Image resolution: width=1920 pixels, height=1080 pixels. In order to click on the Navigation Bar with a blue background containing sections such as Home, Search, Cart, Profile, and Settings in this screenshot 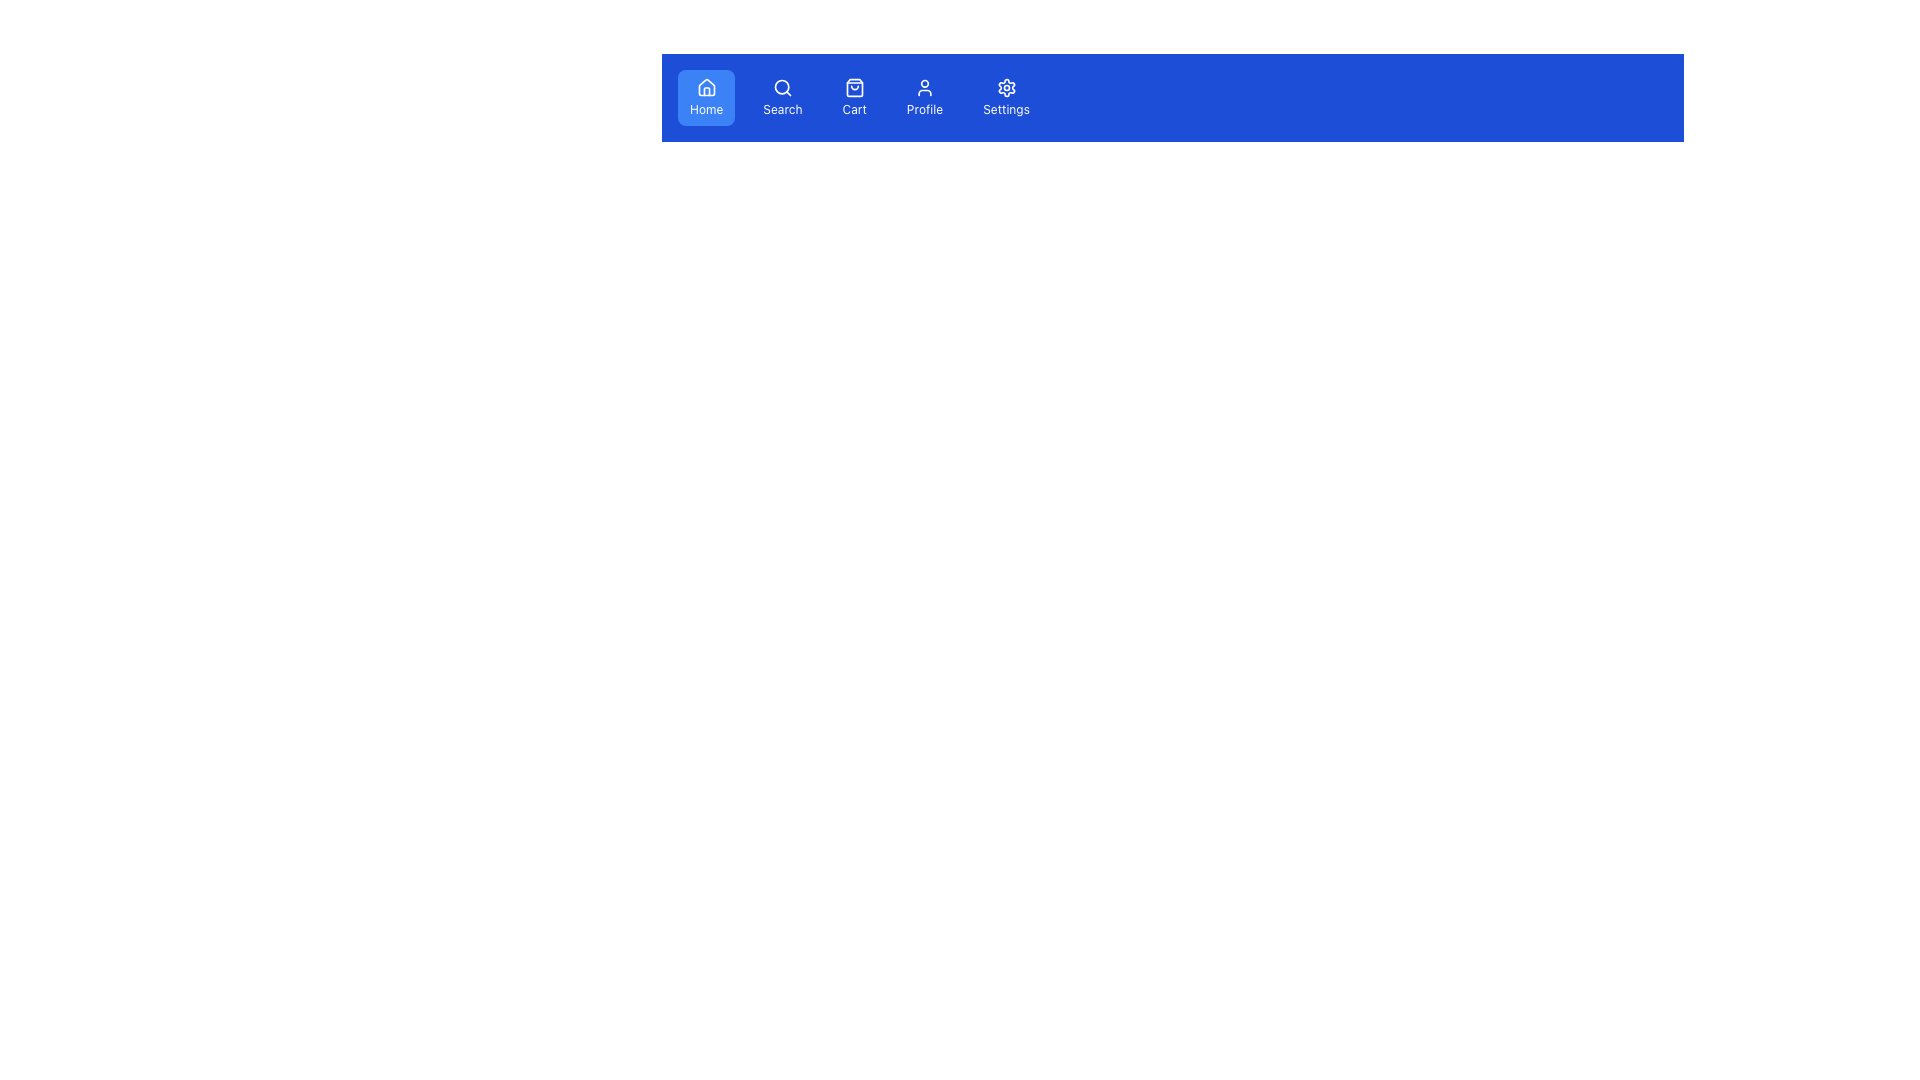, I will do `click(1172, 97)`.